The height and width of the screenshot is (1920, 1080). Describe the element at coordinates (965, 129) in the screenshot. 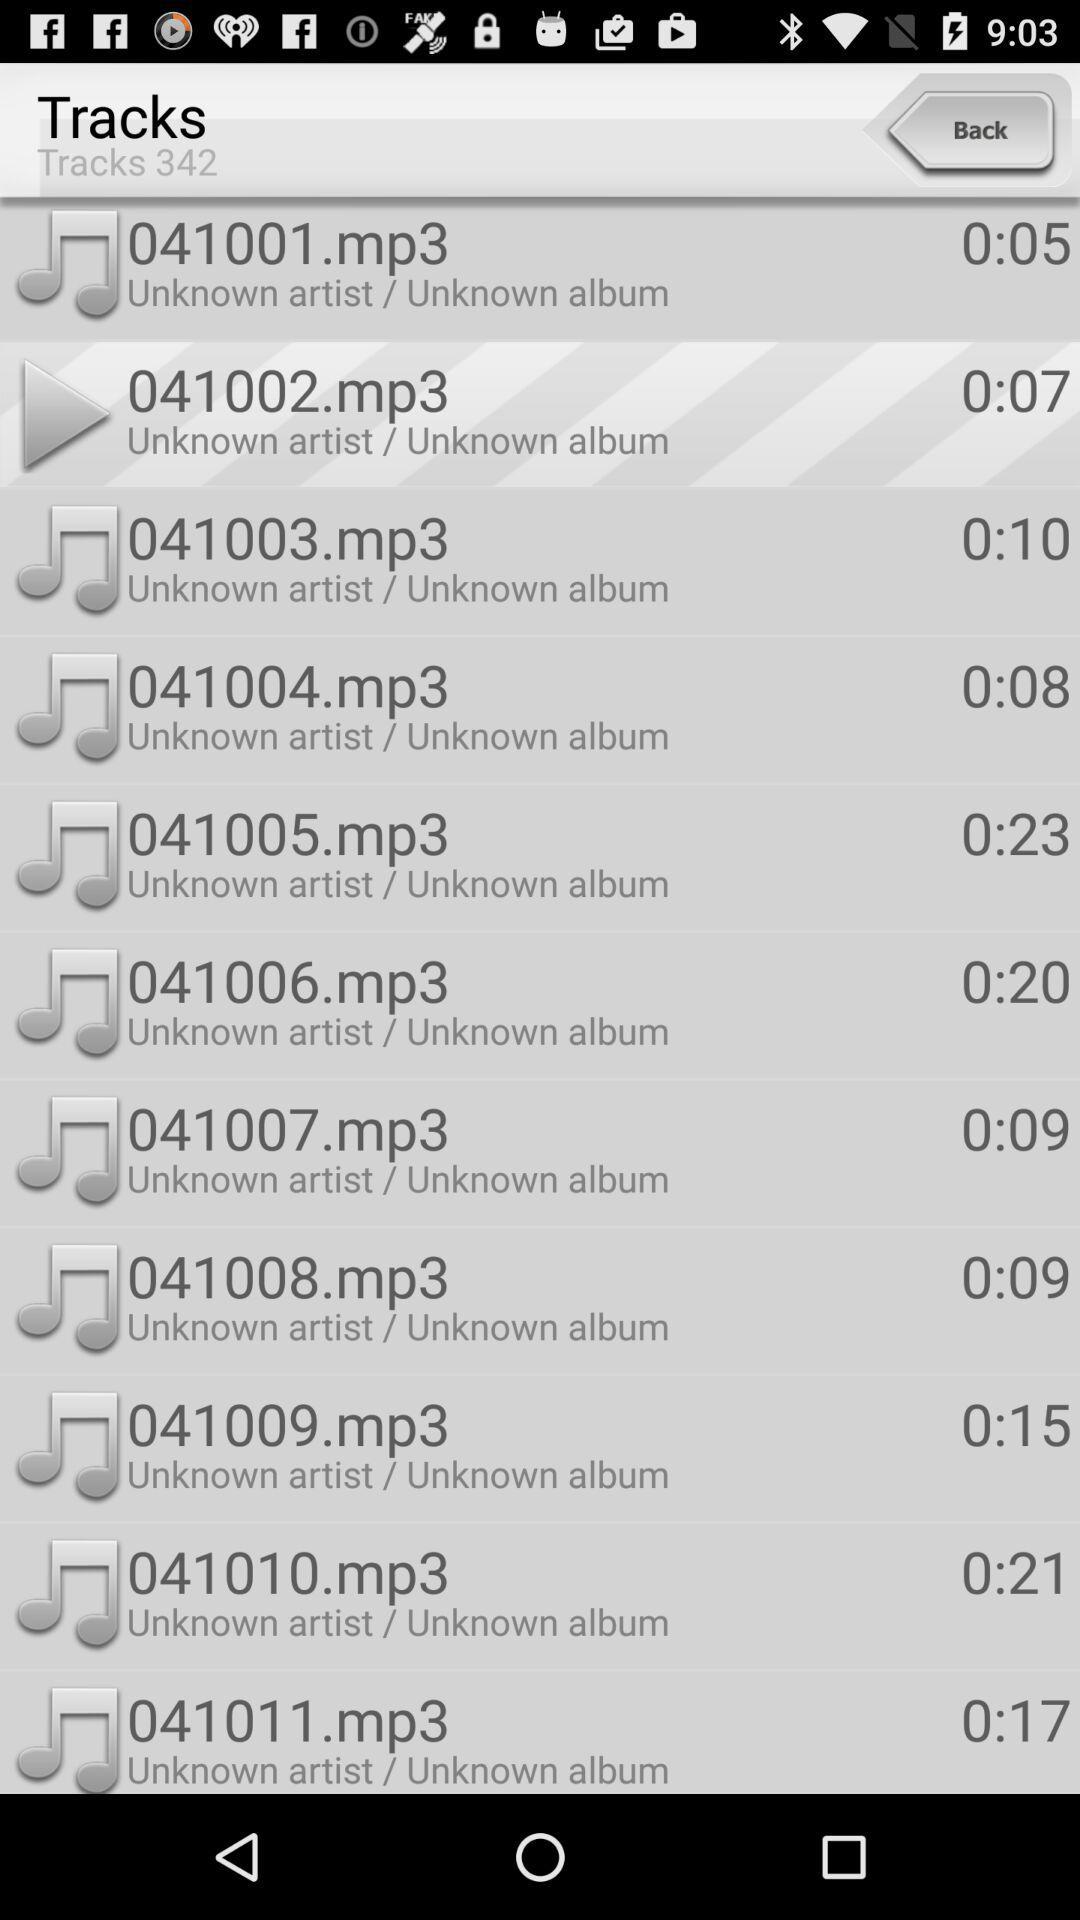

I see `go back` at that location.